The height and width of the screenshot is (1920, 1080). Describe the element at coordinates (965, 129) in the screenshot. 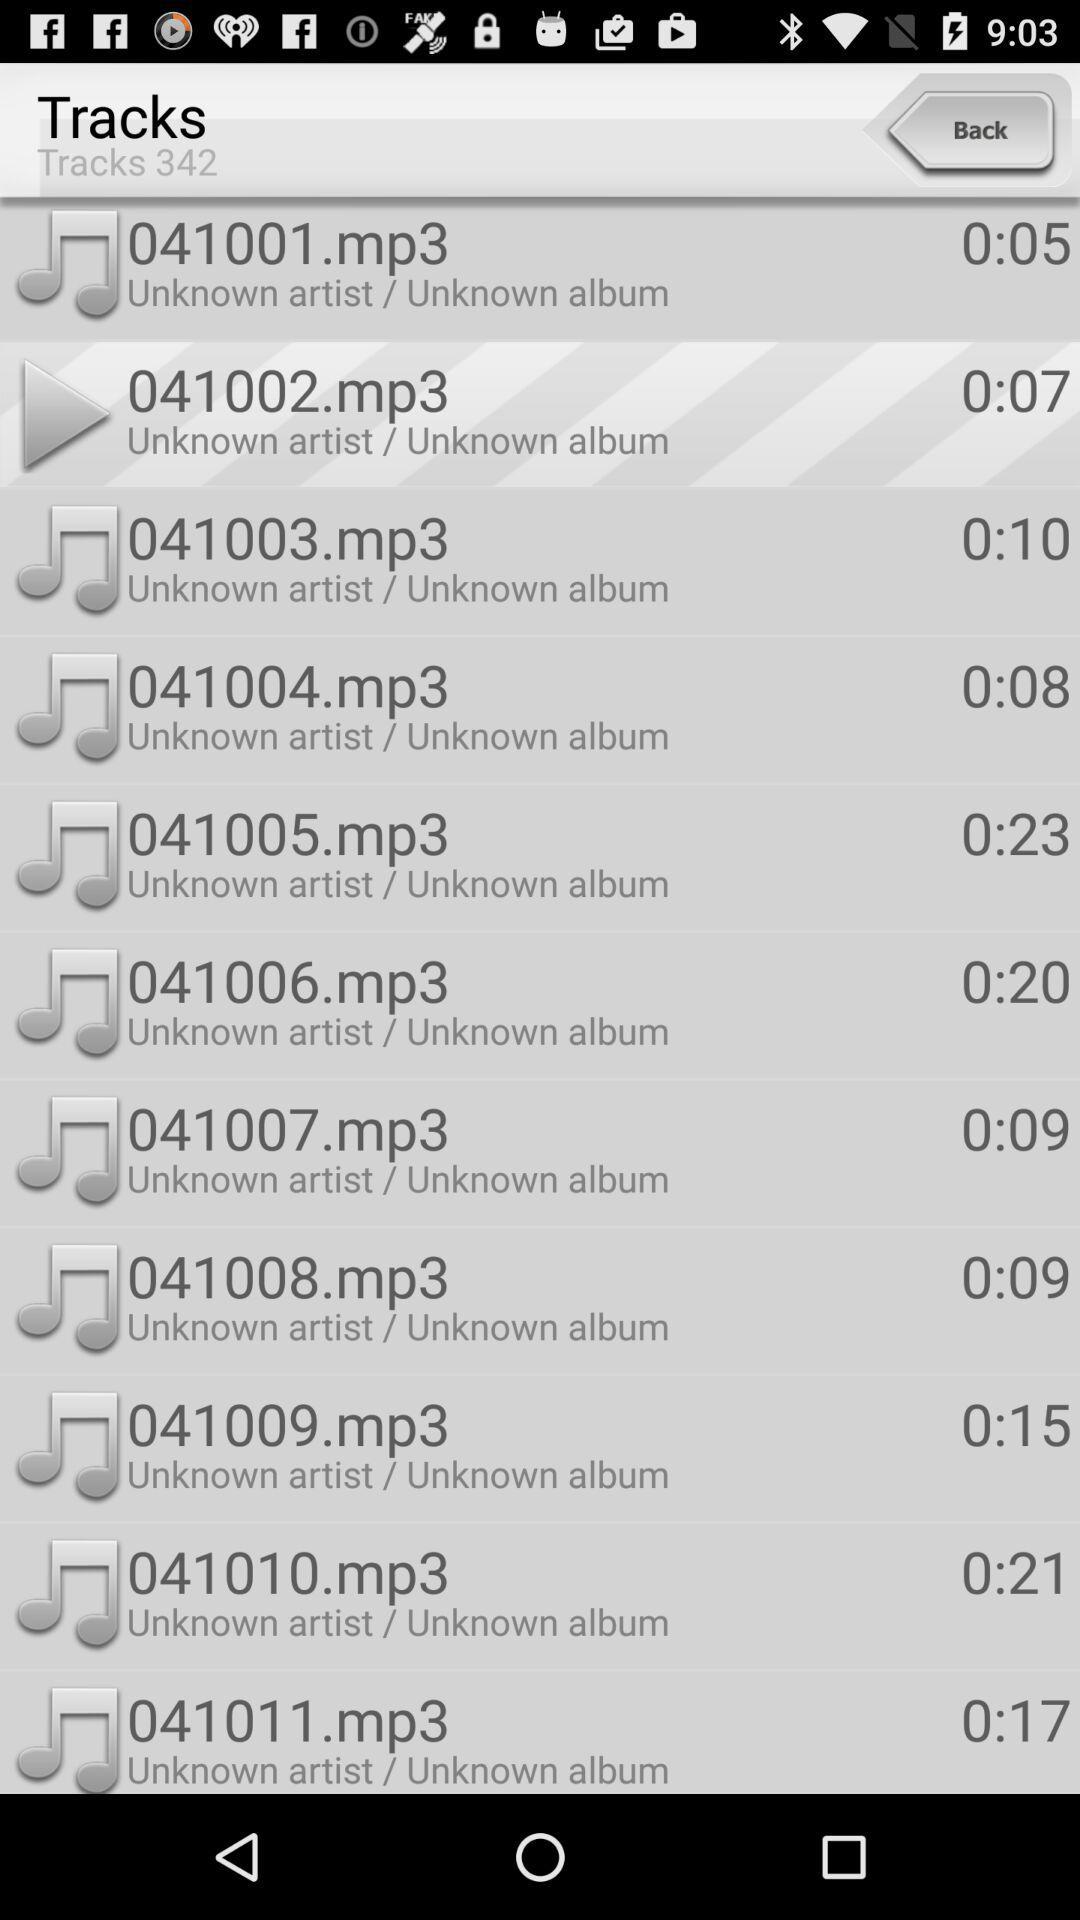

I see `go back` at that location.